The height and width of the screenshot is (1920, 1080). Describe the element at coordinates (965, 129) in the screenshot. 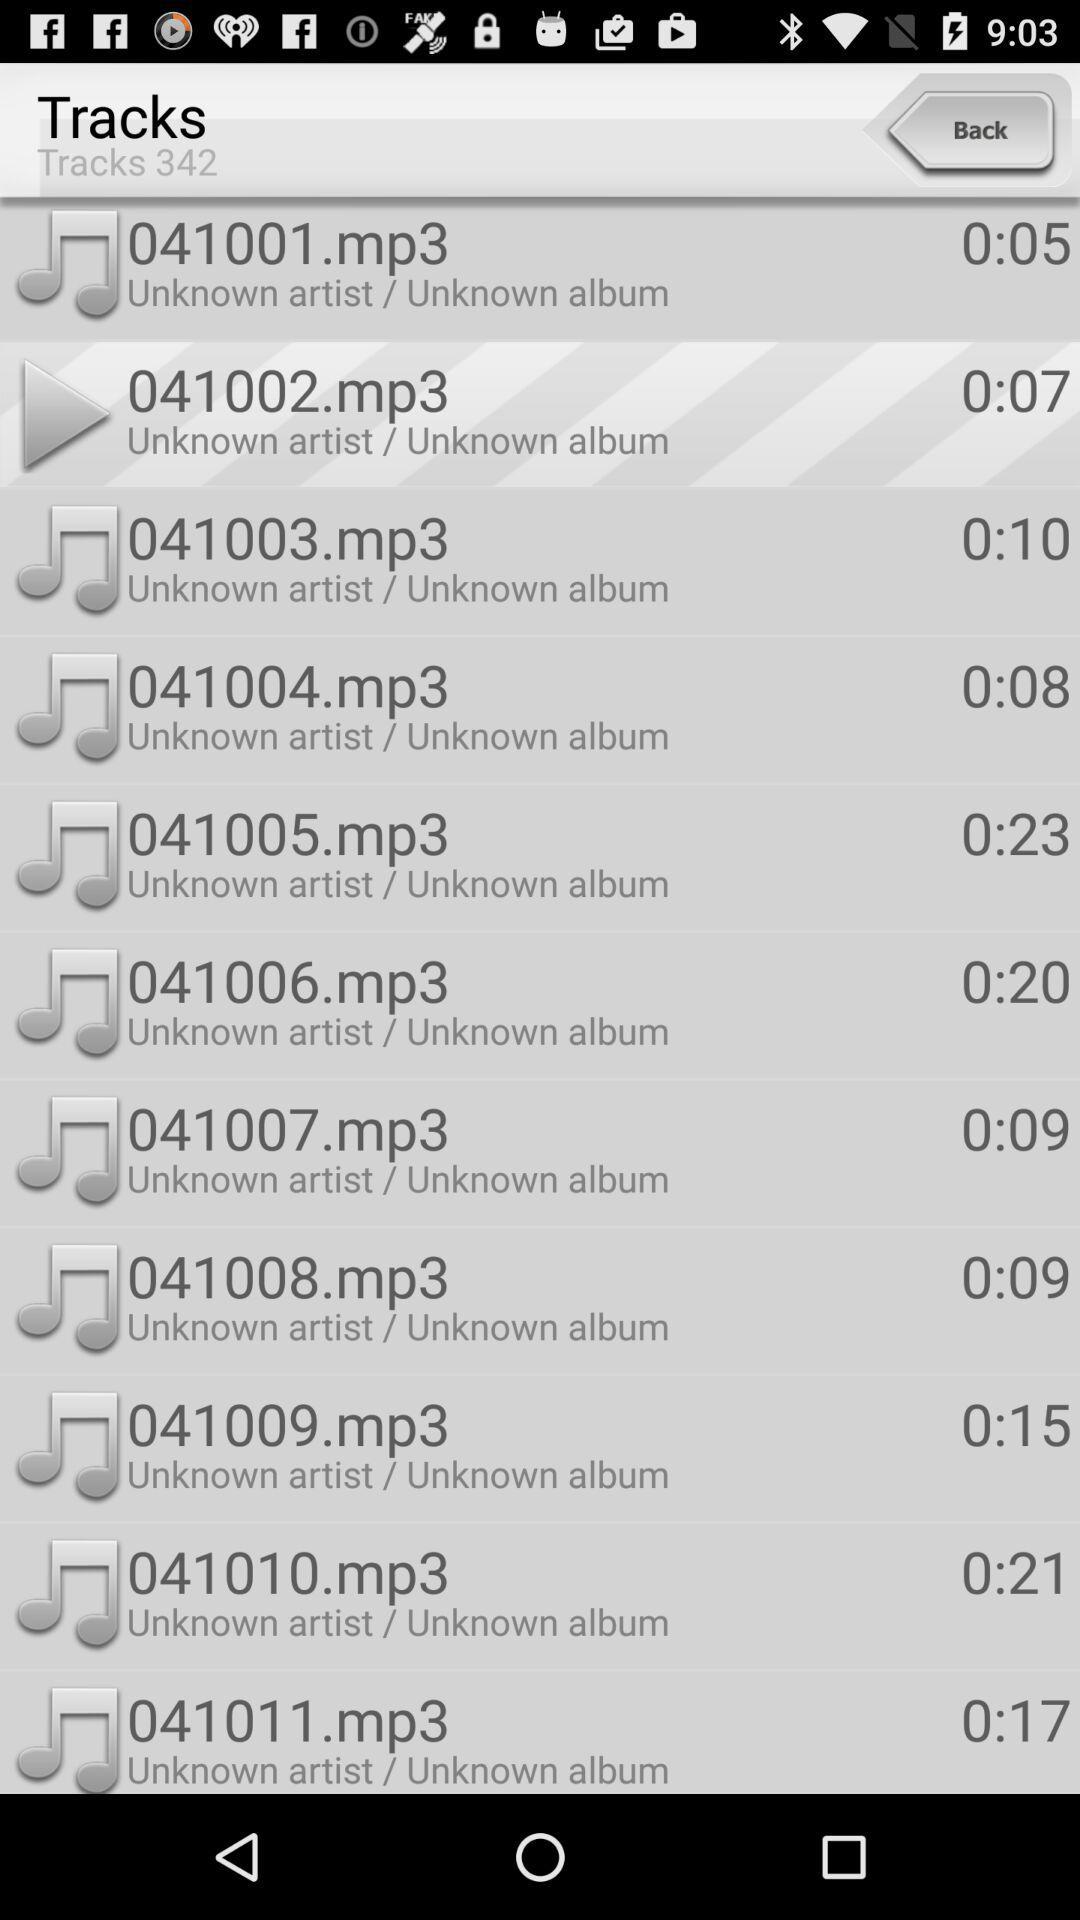

I see `go back` at that location.